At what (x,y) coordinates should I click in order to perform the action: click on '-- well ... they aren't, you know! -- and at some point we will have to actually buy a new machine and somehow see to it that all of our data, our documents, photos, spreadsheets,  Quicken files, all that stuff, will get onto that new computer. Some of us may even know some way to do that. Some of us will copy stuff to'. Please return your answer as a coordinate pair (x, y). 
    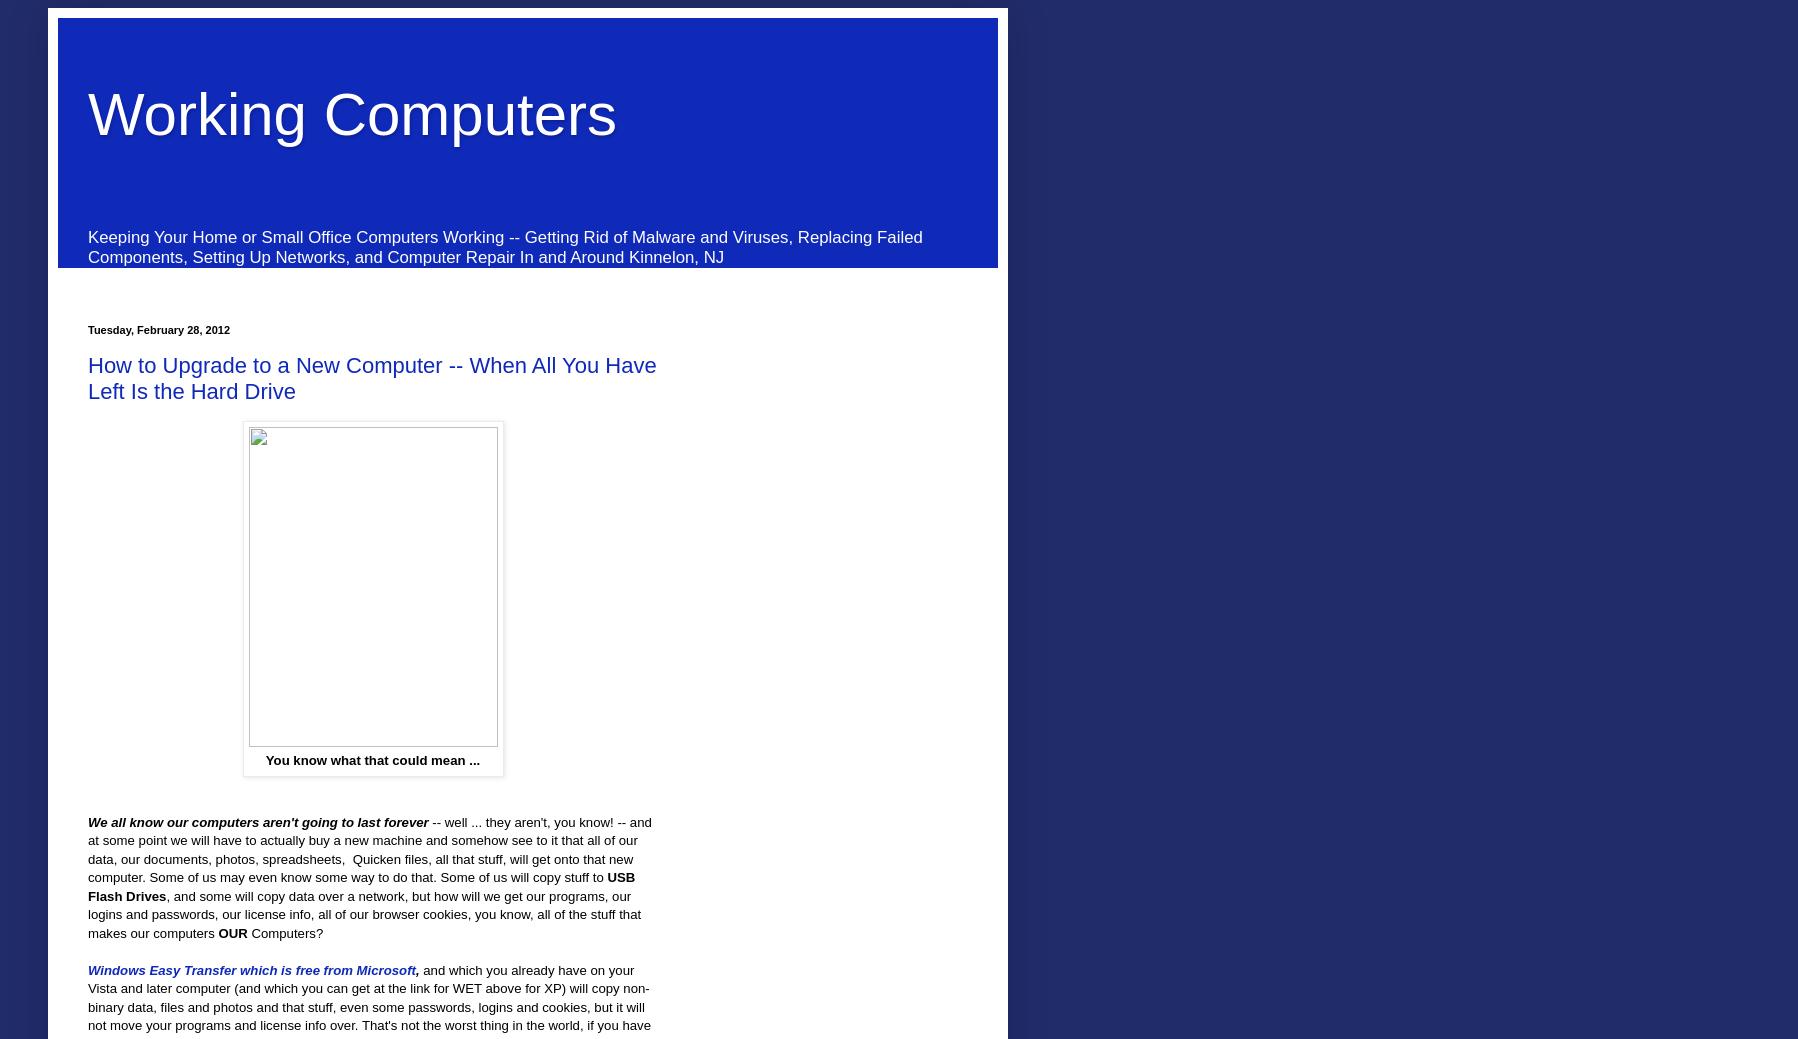
    Looking at the image, I should click on (368, 848).